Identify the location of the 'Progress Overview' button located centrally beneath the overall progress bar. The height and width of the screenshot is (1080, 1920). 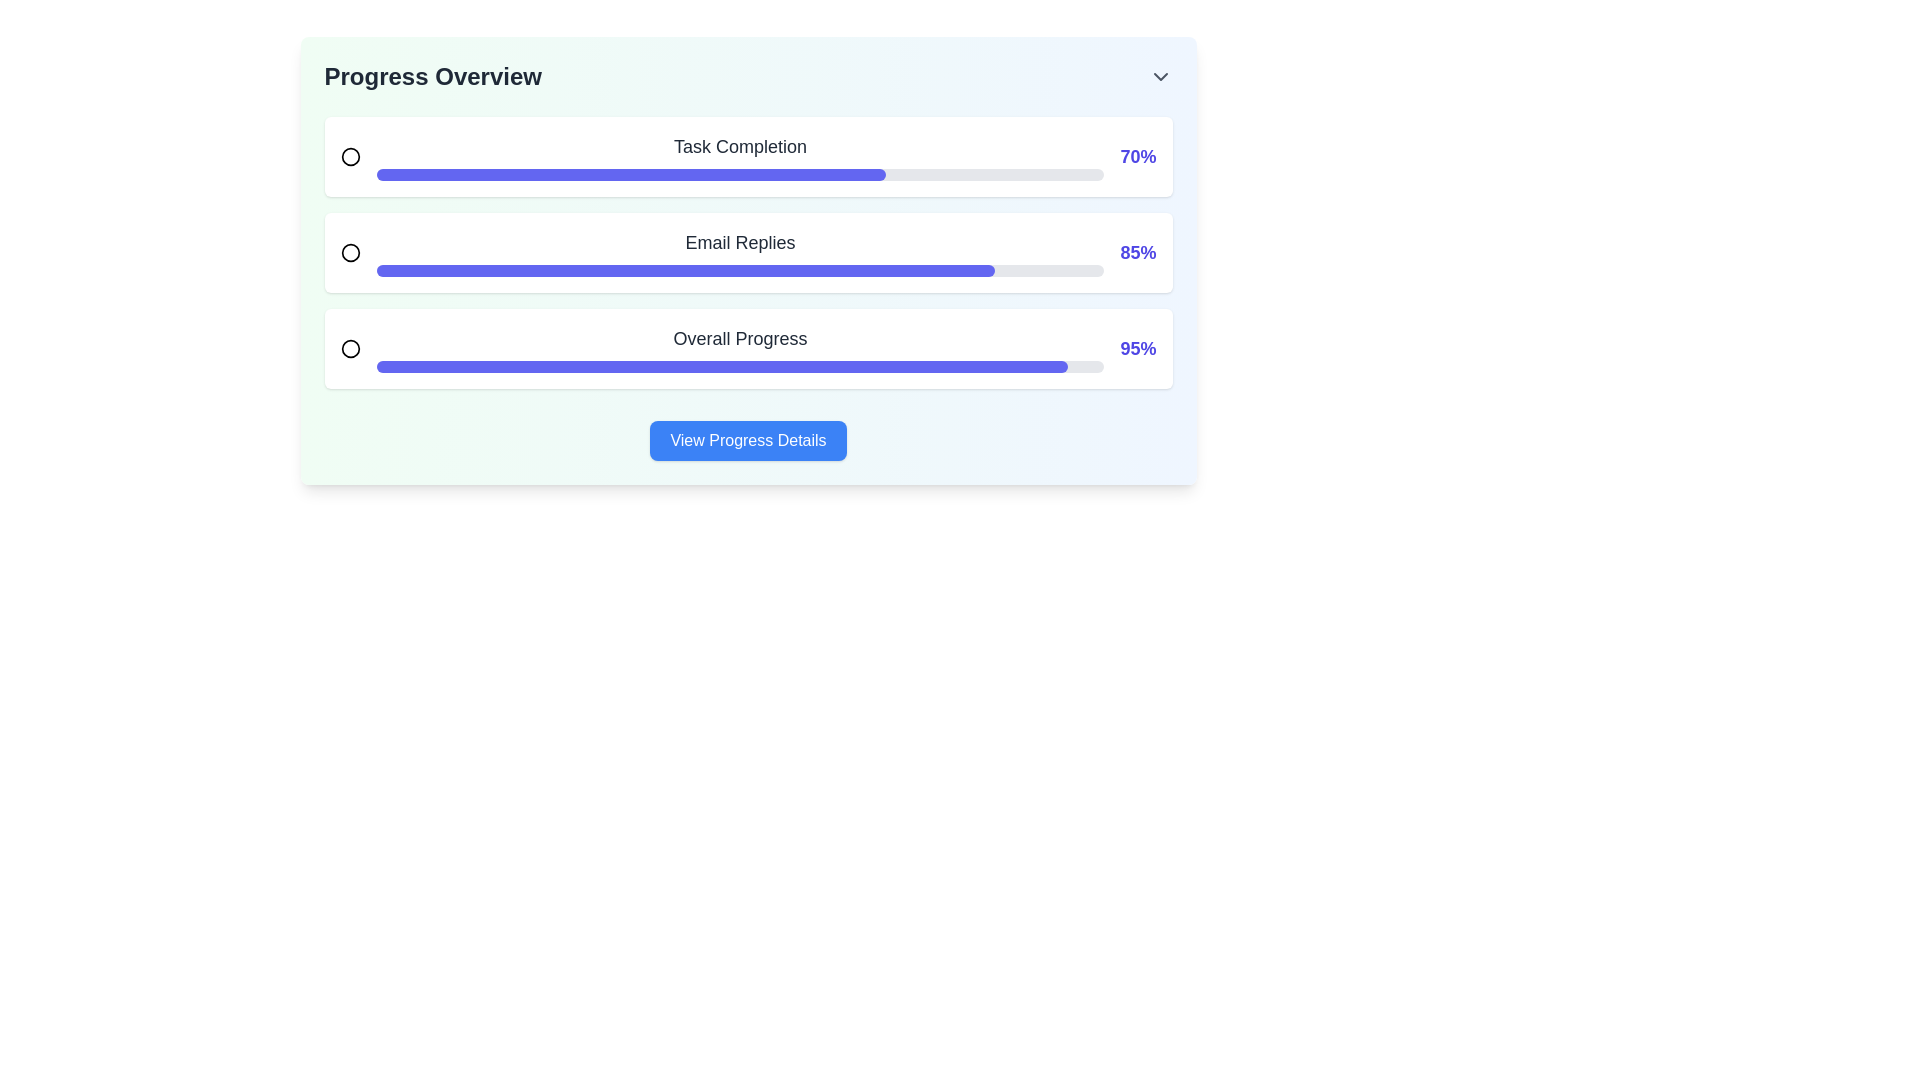
(747, 439).